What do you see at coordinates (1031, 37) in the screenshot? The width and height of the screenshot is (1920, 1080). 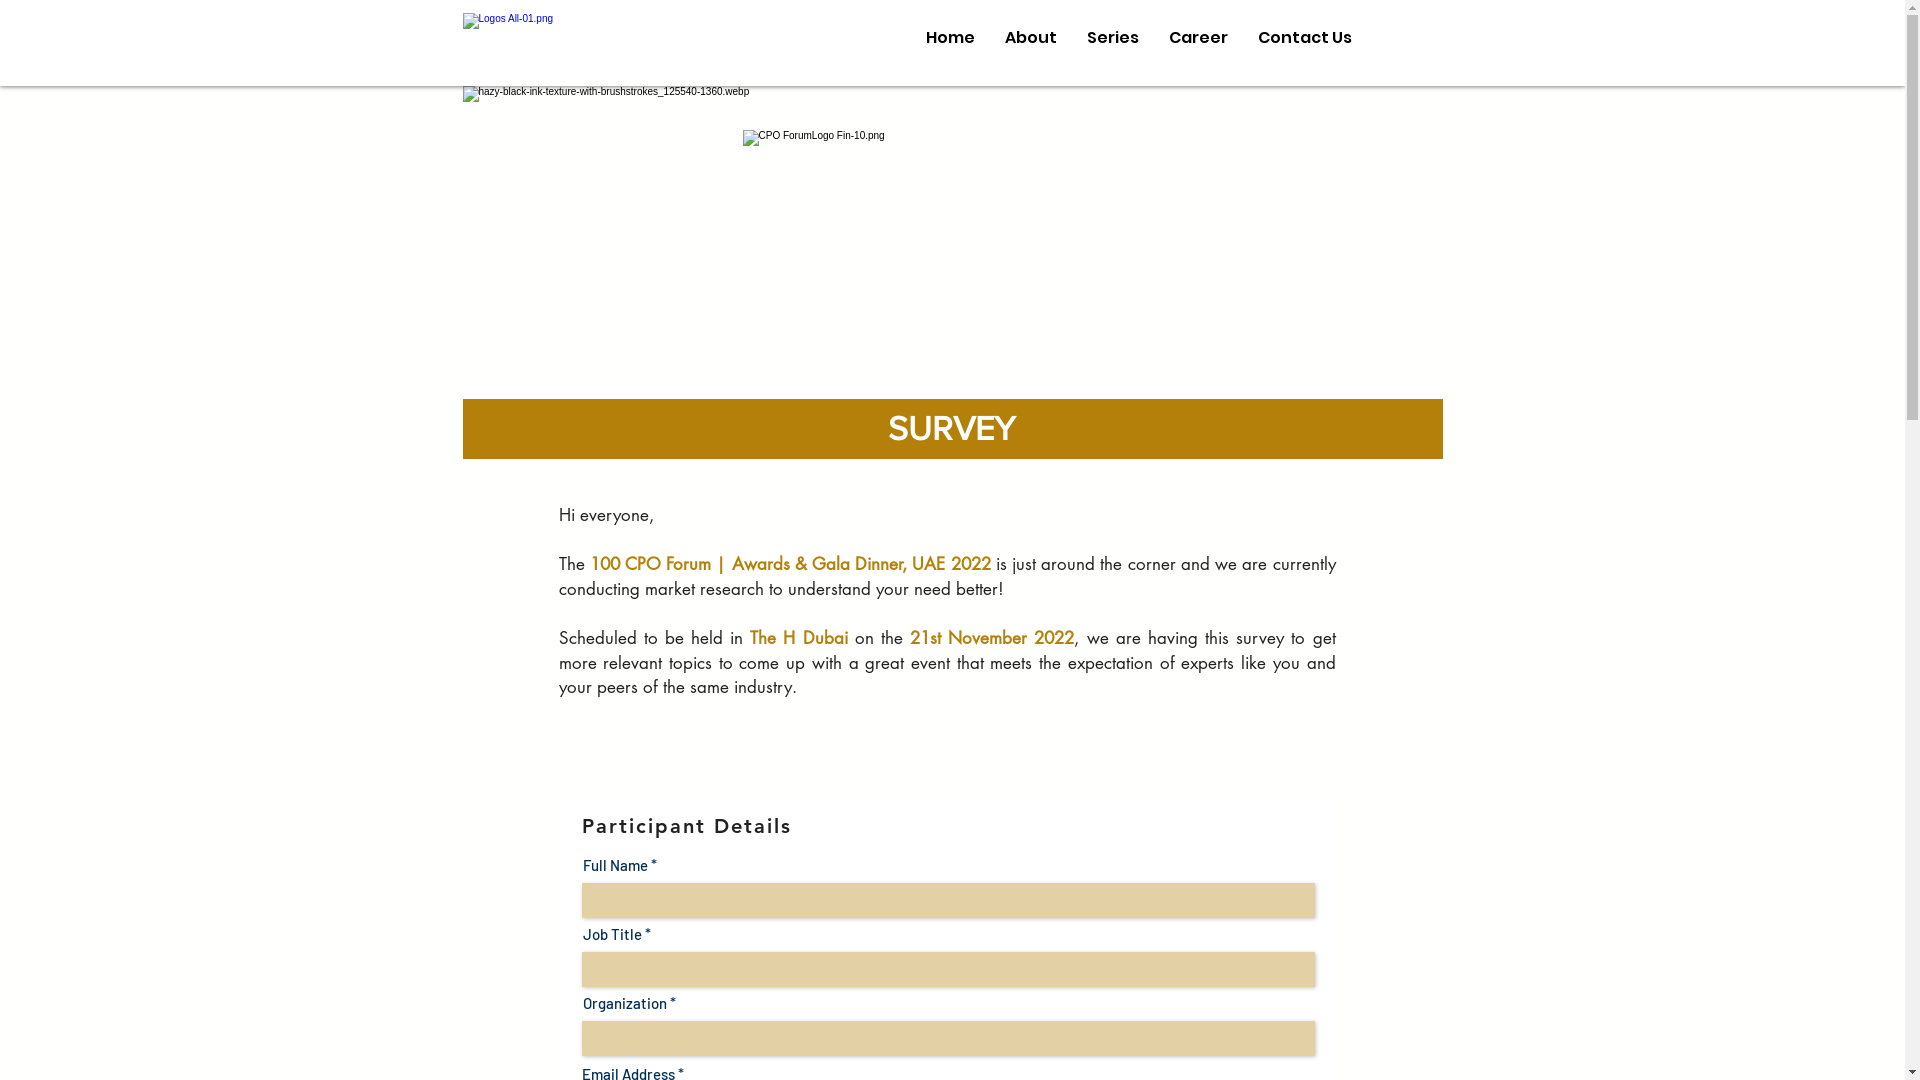 I see `'About'` at bounding box center [1031, 37].